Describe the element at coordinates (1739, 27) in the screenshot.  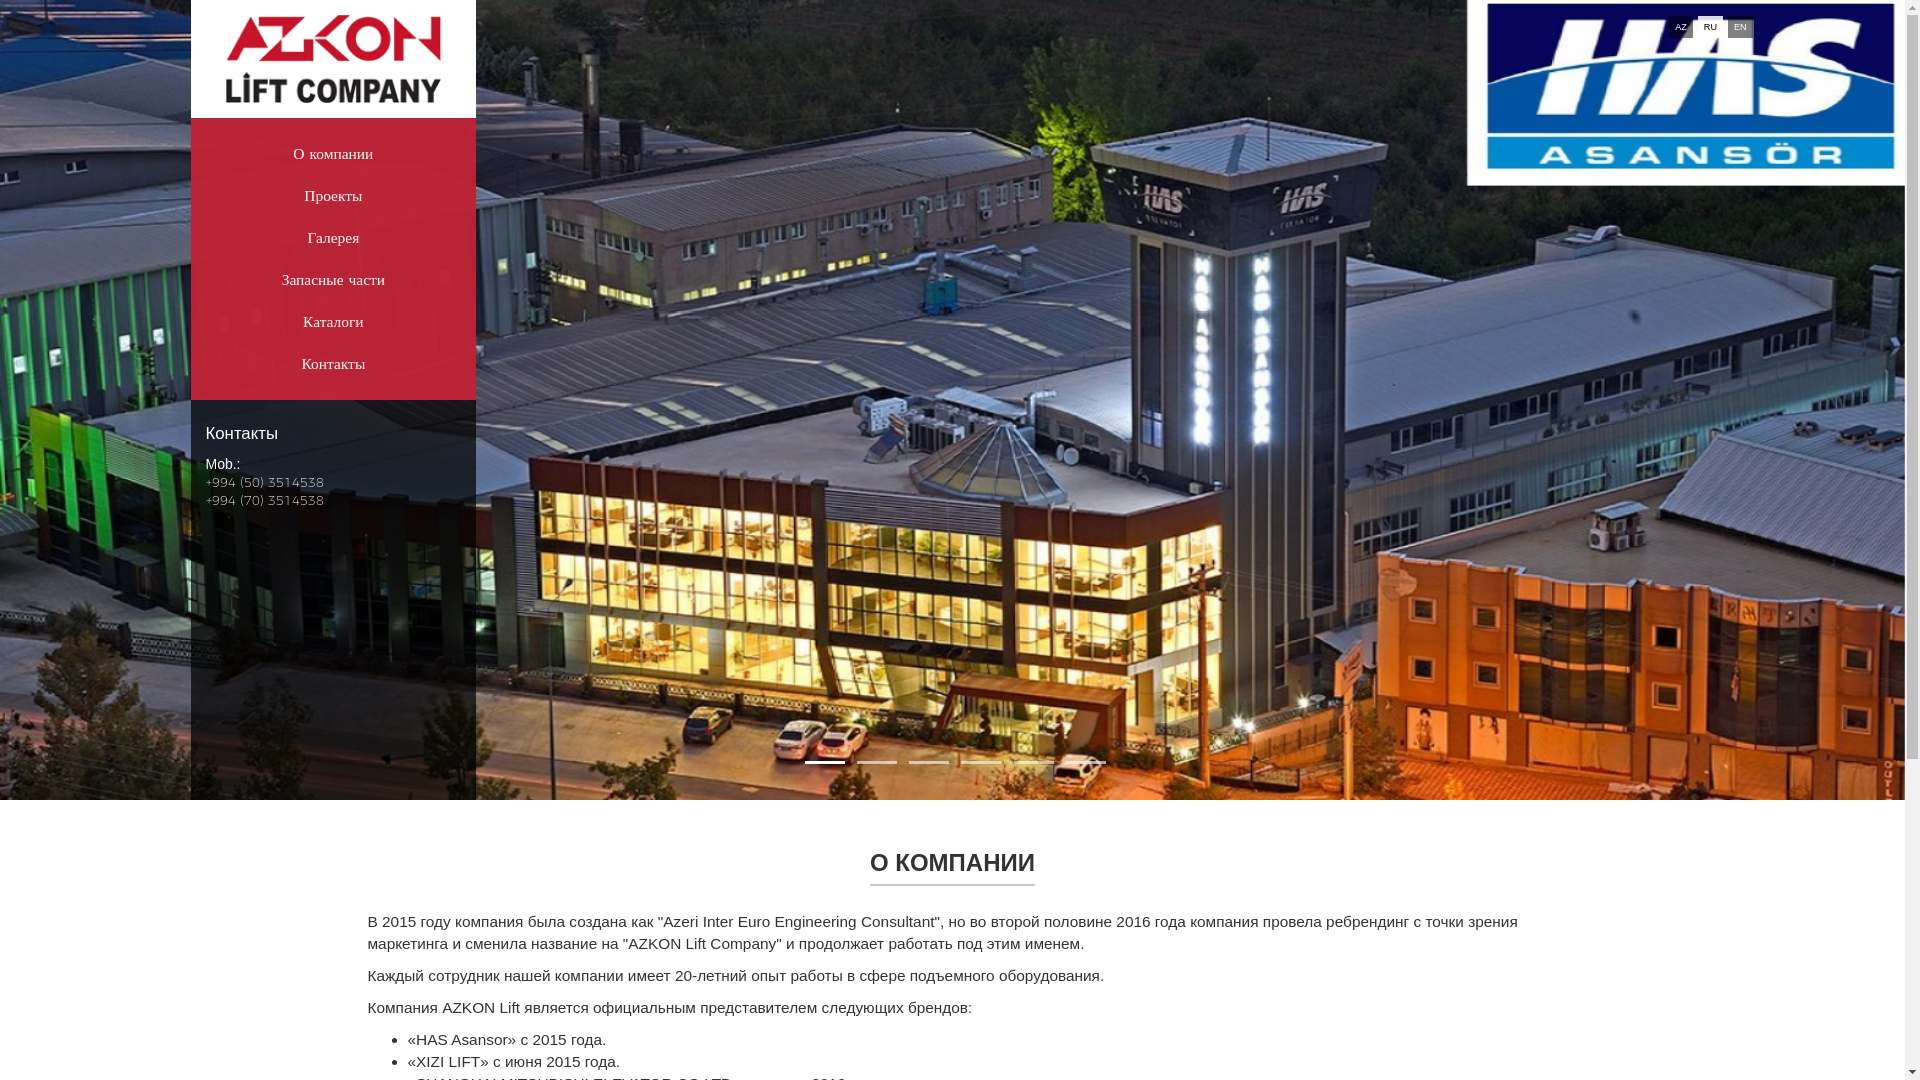
I see `'EN'` at that location.